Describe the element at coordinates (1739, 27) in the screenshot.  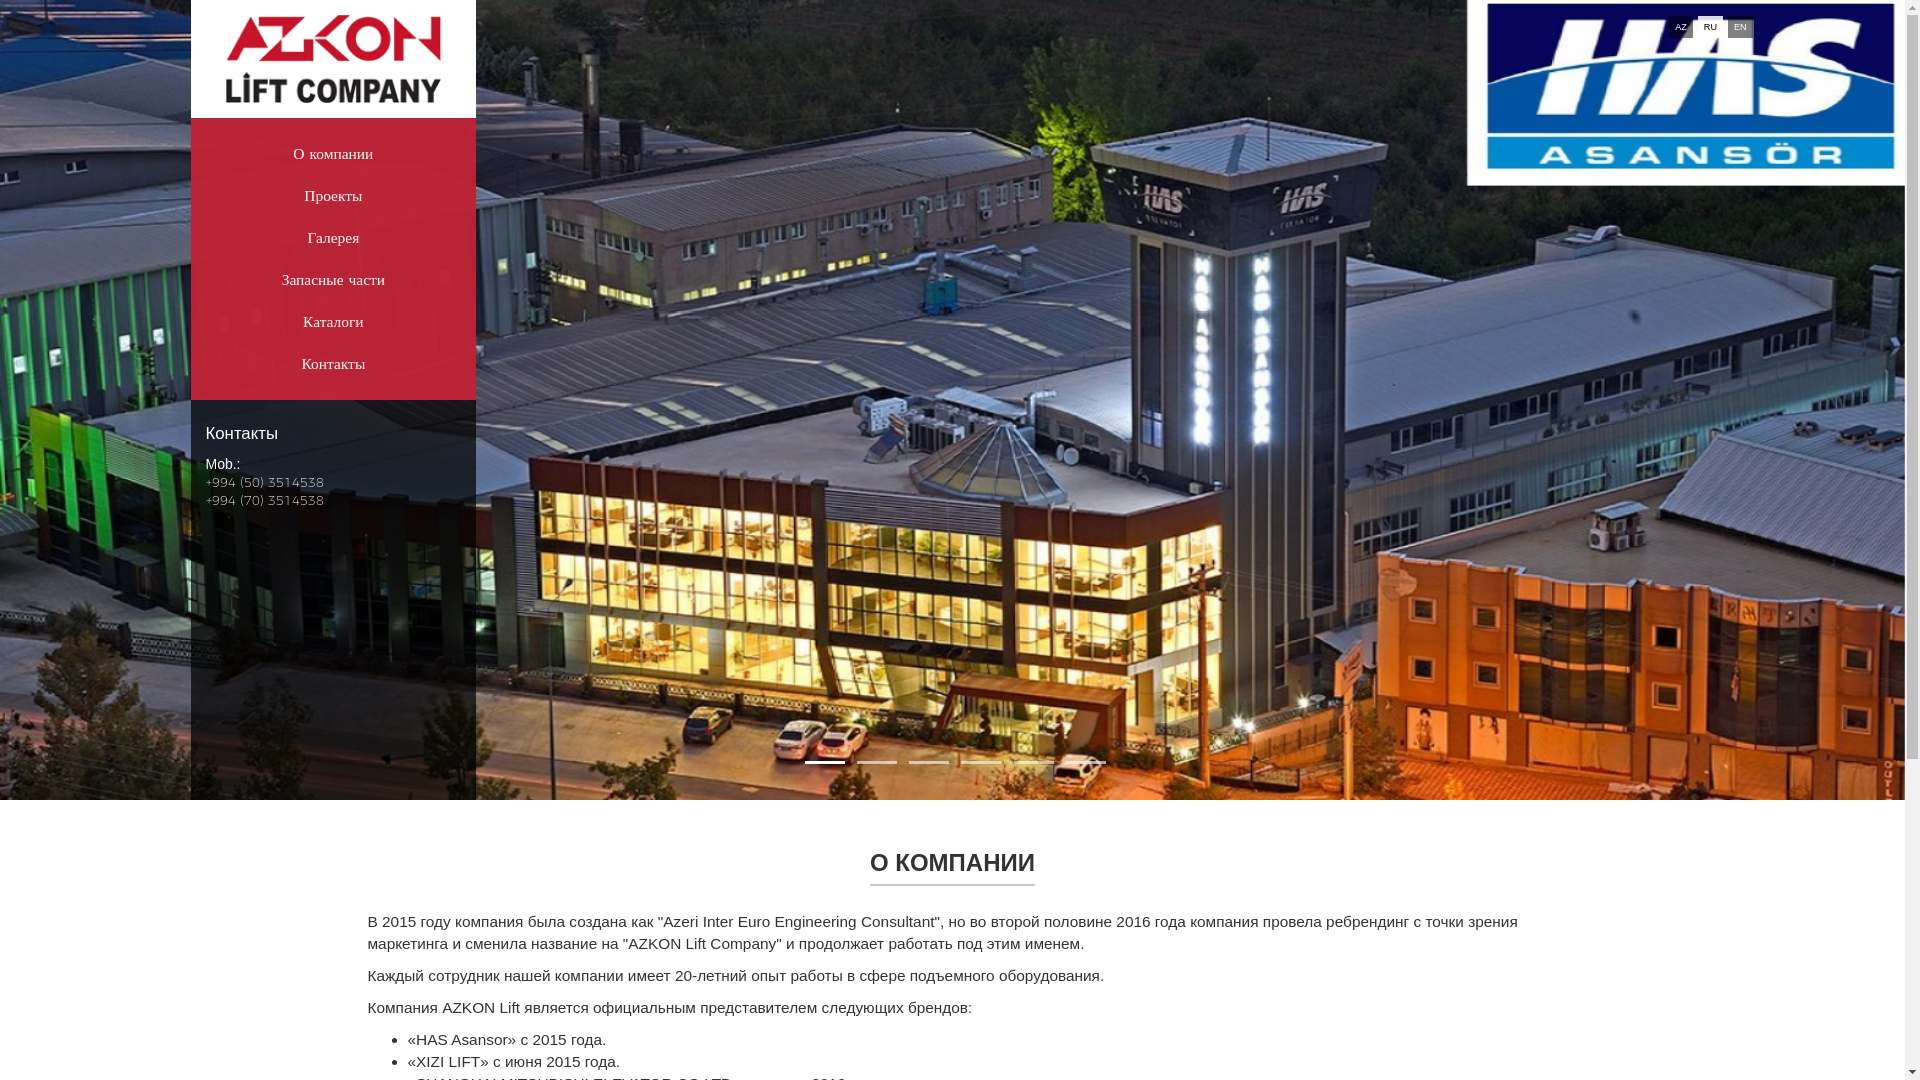
I see `'EN'` at that location.